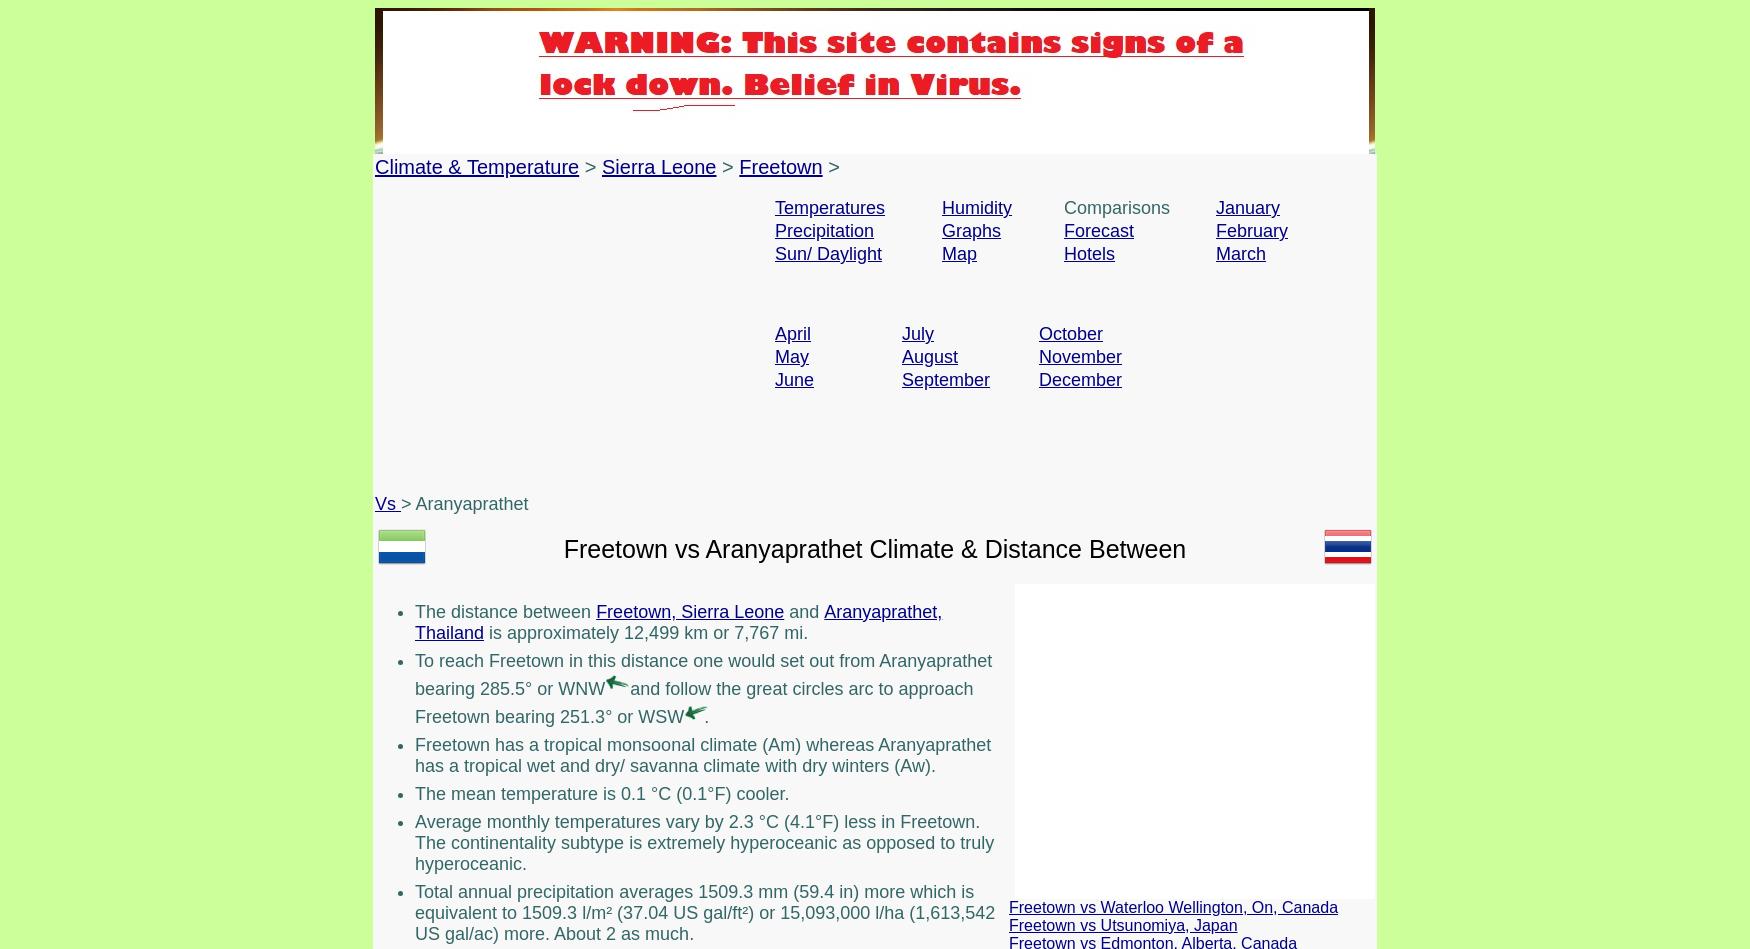  What do you see at coordinates (977, 207) in the screenshot?
I see `'Humidity'` at bounding box center [977, 207].